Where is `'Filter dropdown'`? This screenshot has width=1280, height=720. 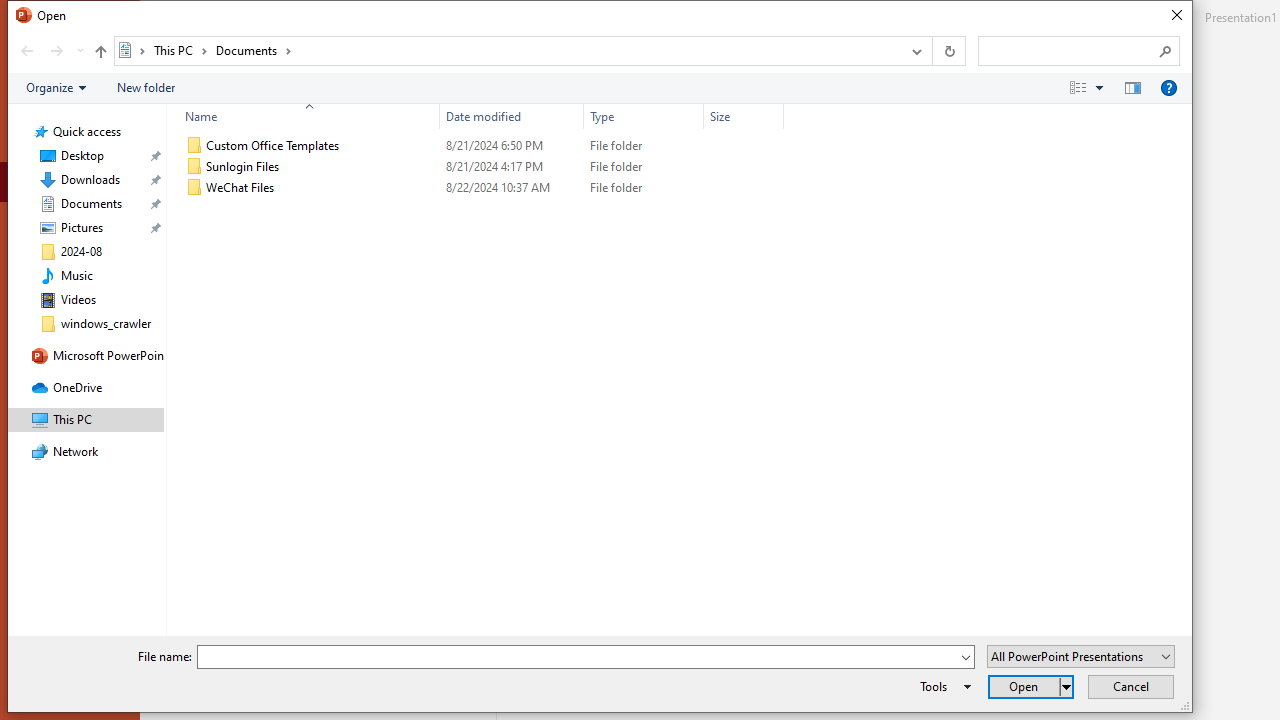
'Filter dropdown' is located at coordinates (774, 116).